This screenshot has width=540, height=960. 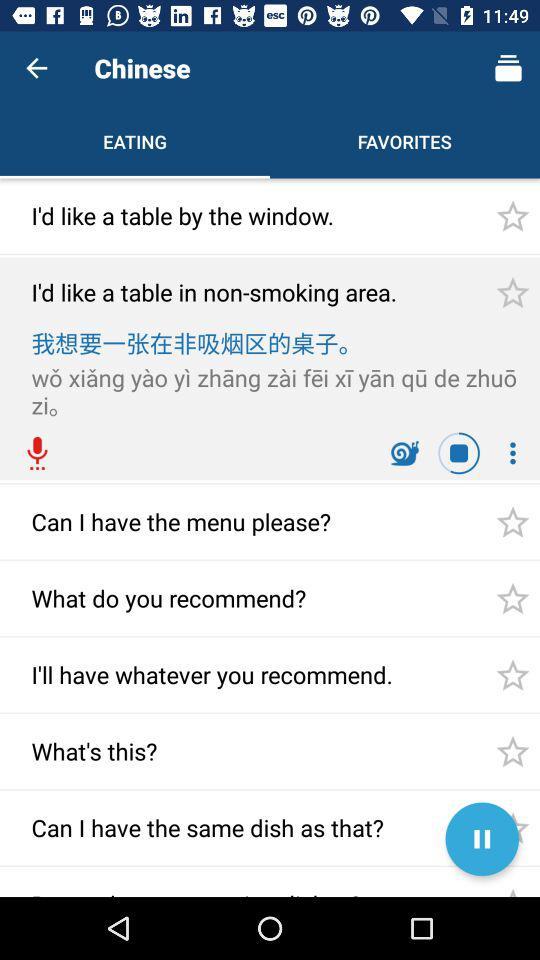 What do you see at coordinates (481, 839) in the screenshot?
I see `the pause icon` at bounding box center [481, 839].